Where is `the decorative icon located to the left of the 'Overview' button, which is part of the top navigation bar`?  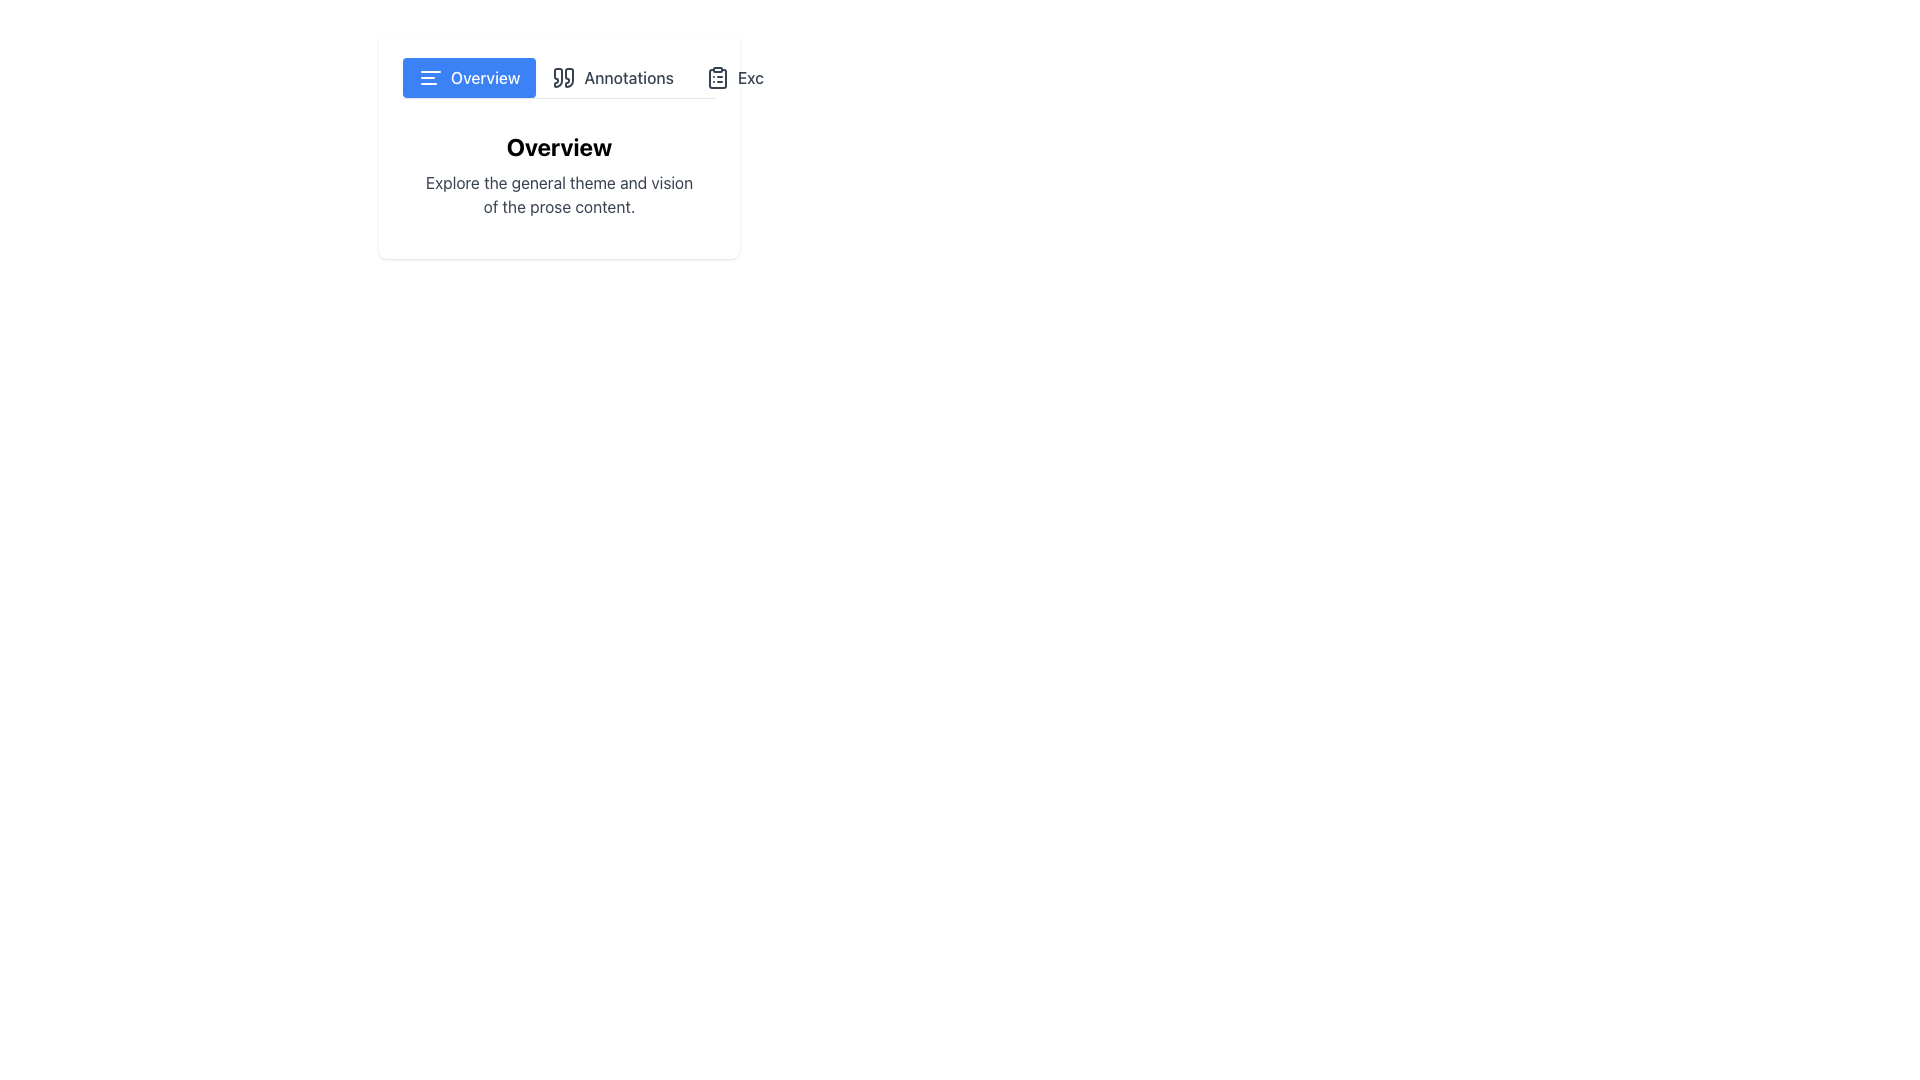
the decorative icon located to the left of the 'Overview' button, which is part of the top navigation bar is located at coordinates (430, 76).